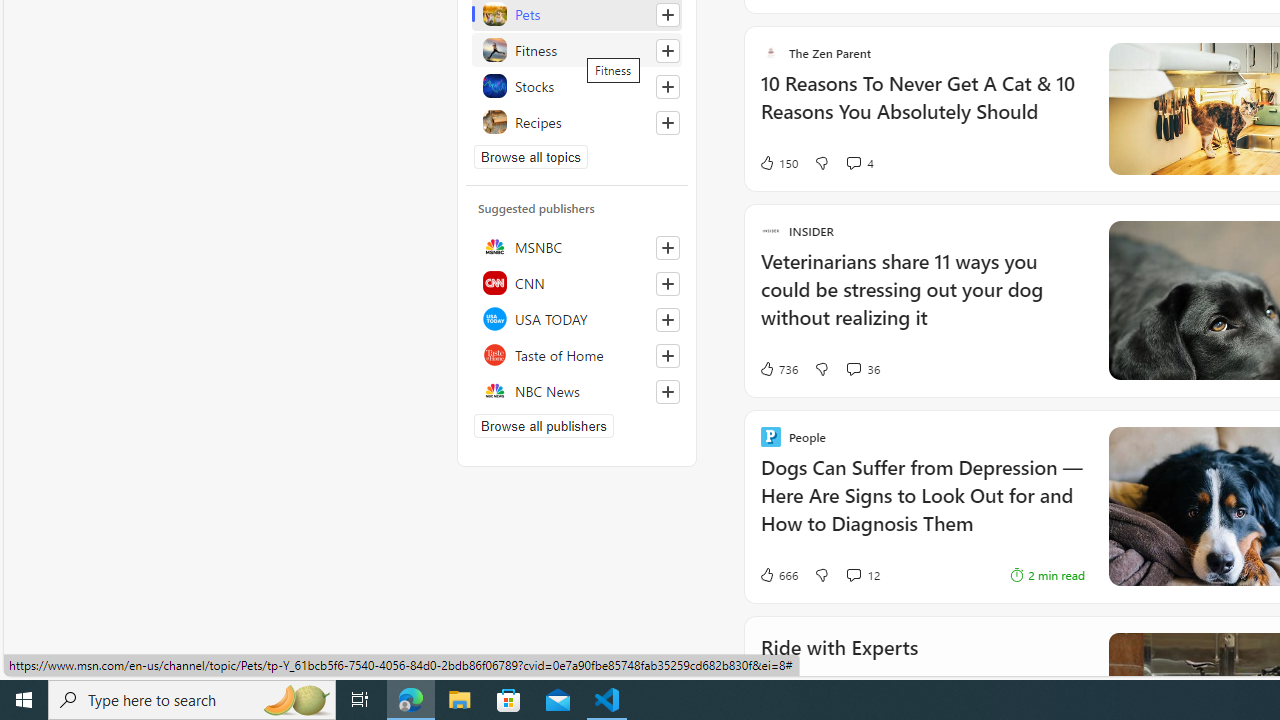 The height and width of the screenshot is (720, 1280). I want to click on 'Follow this source', so click(668, 392).